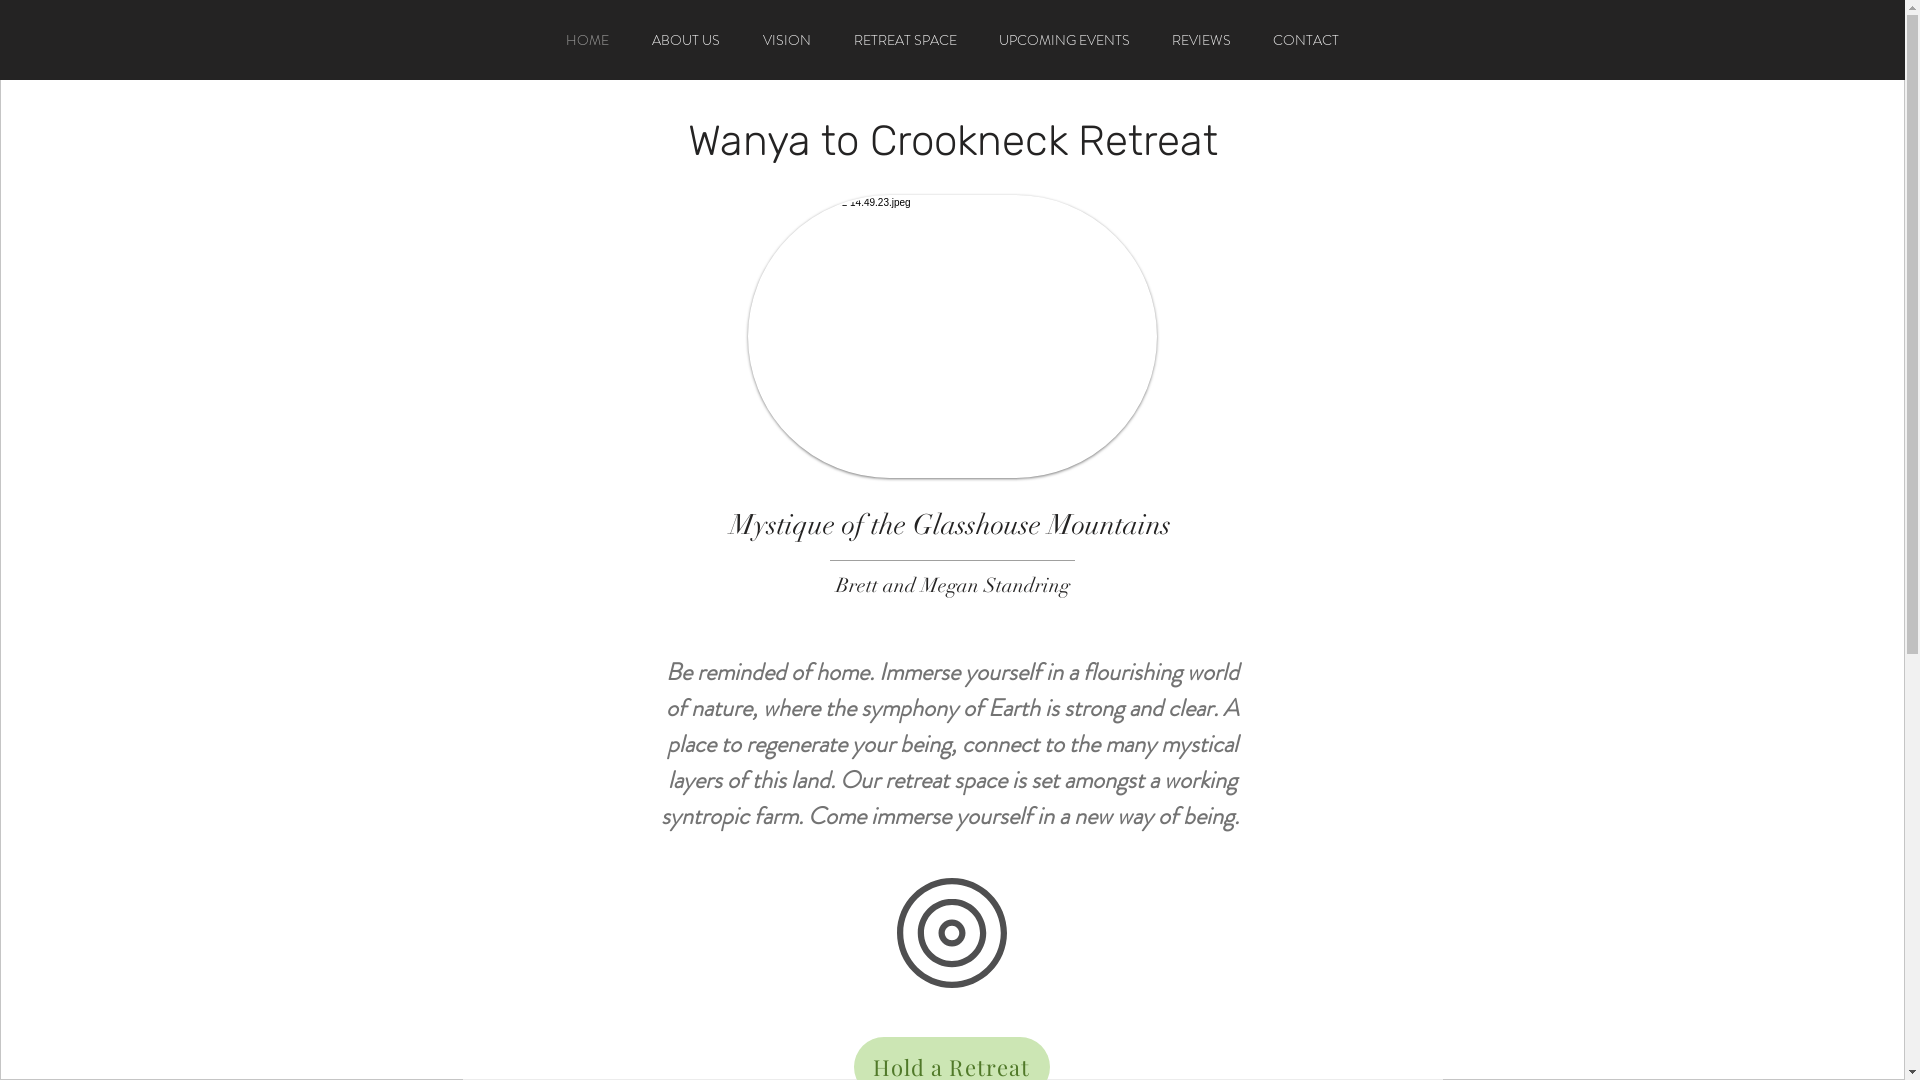 The image size is (1920, 1080). Describe the element at coordinates (978, 39) in the screenshot. I see `'UPCOMING EVENTS'` at that location.